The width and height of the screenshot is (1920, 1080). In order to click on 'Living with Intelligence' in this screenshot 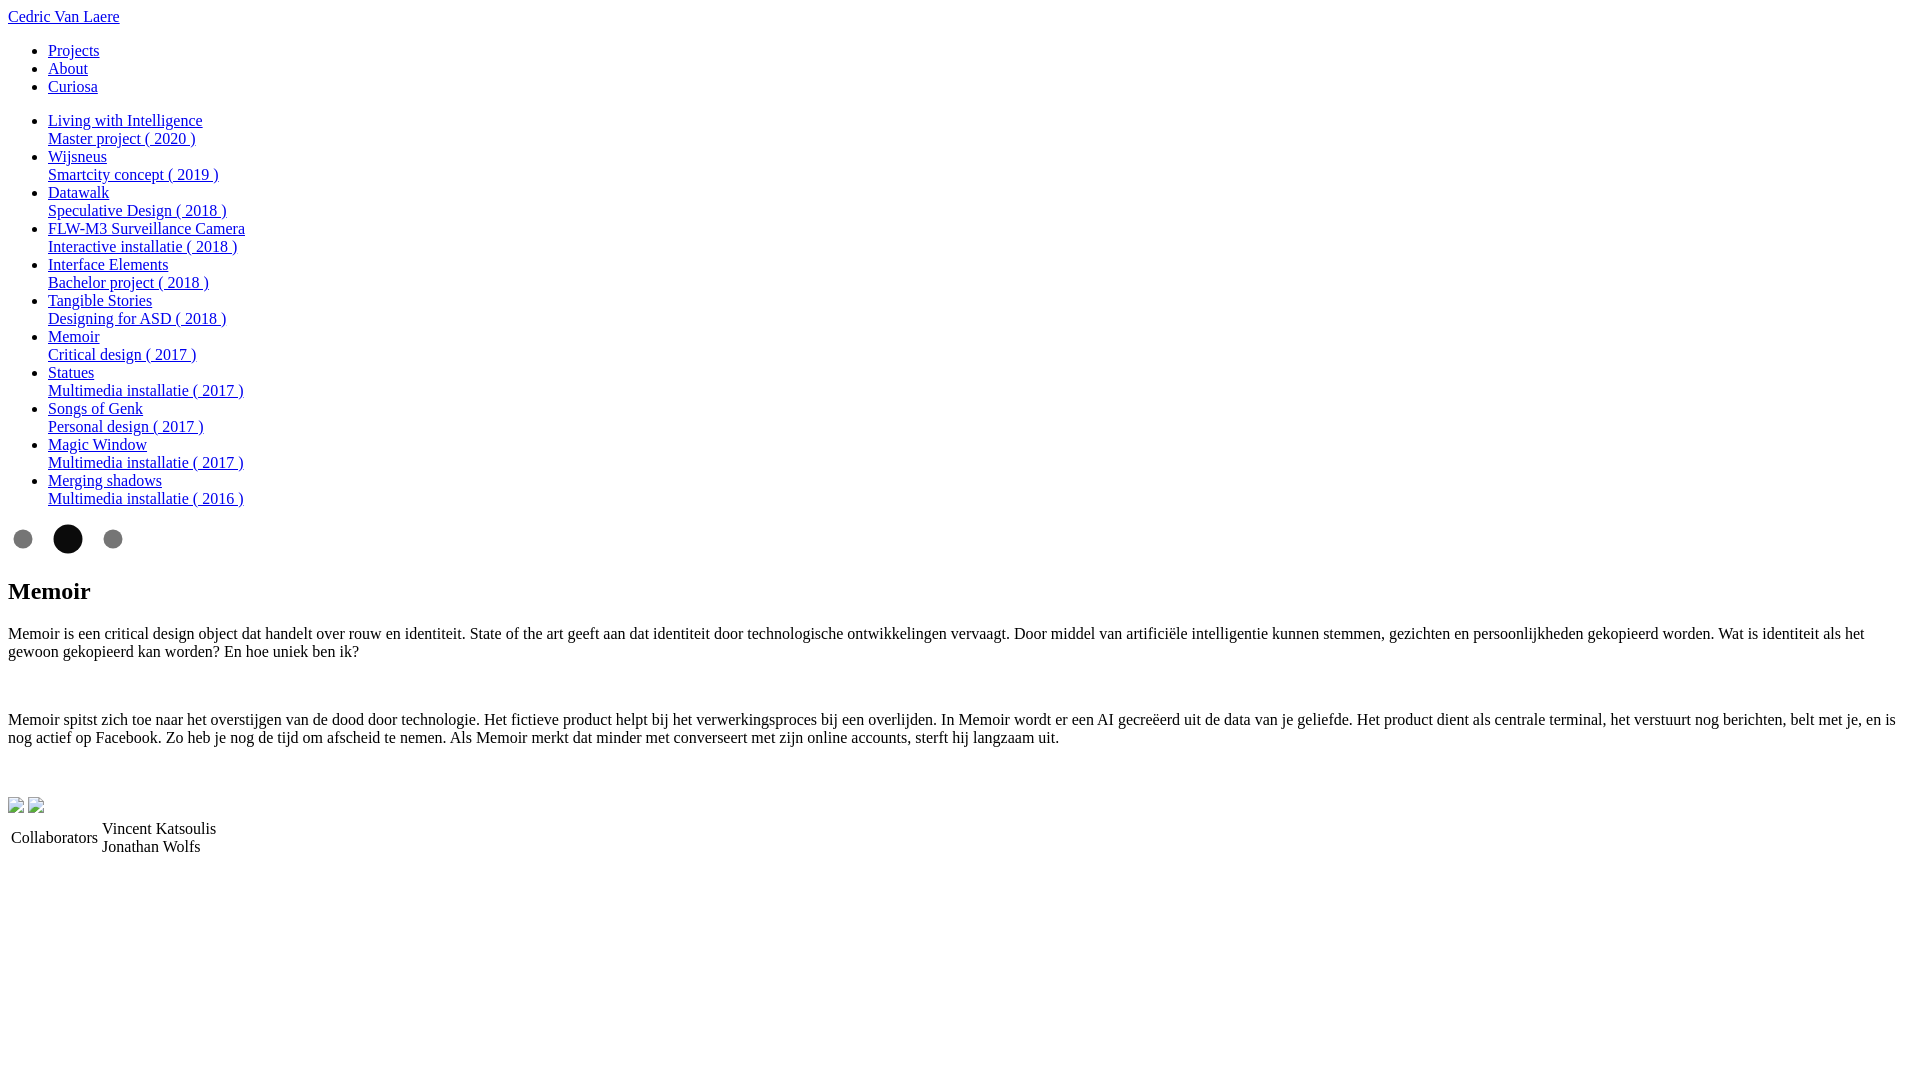, I will do `click(124, 120)`.